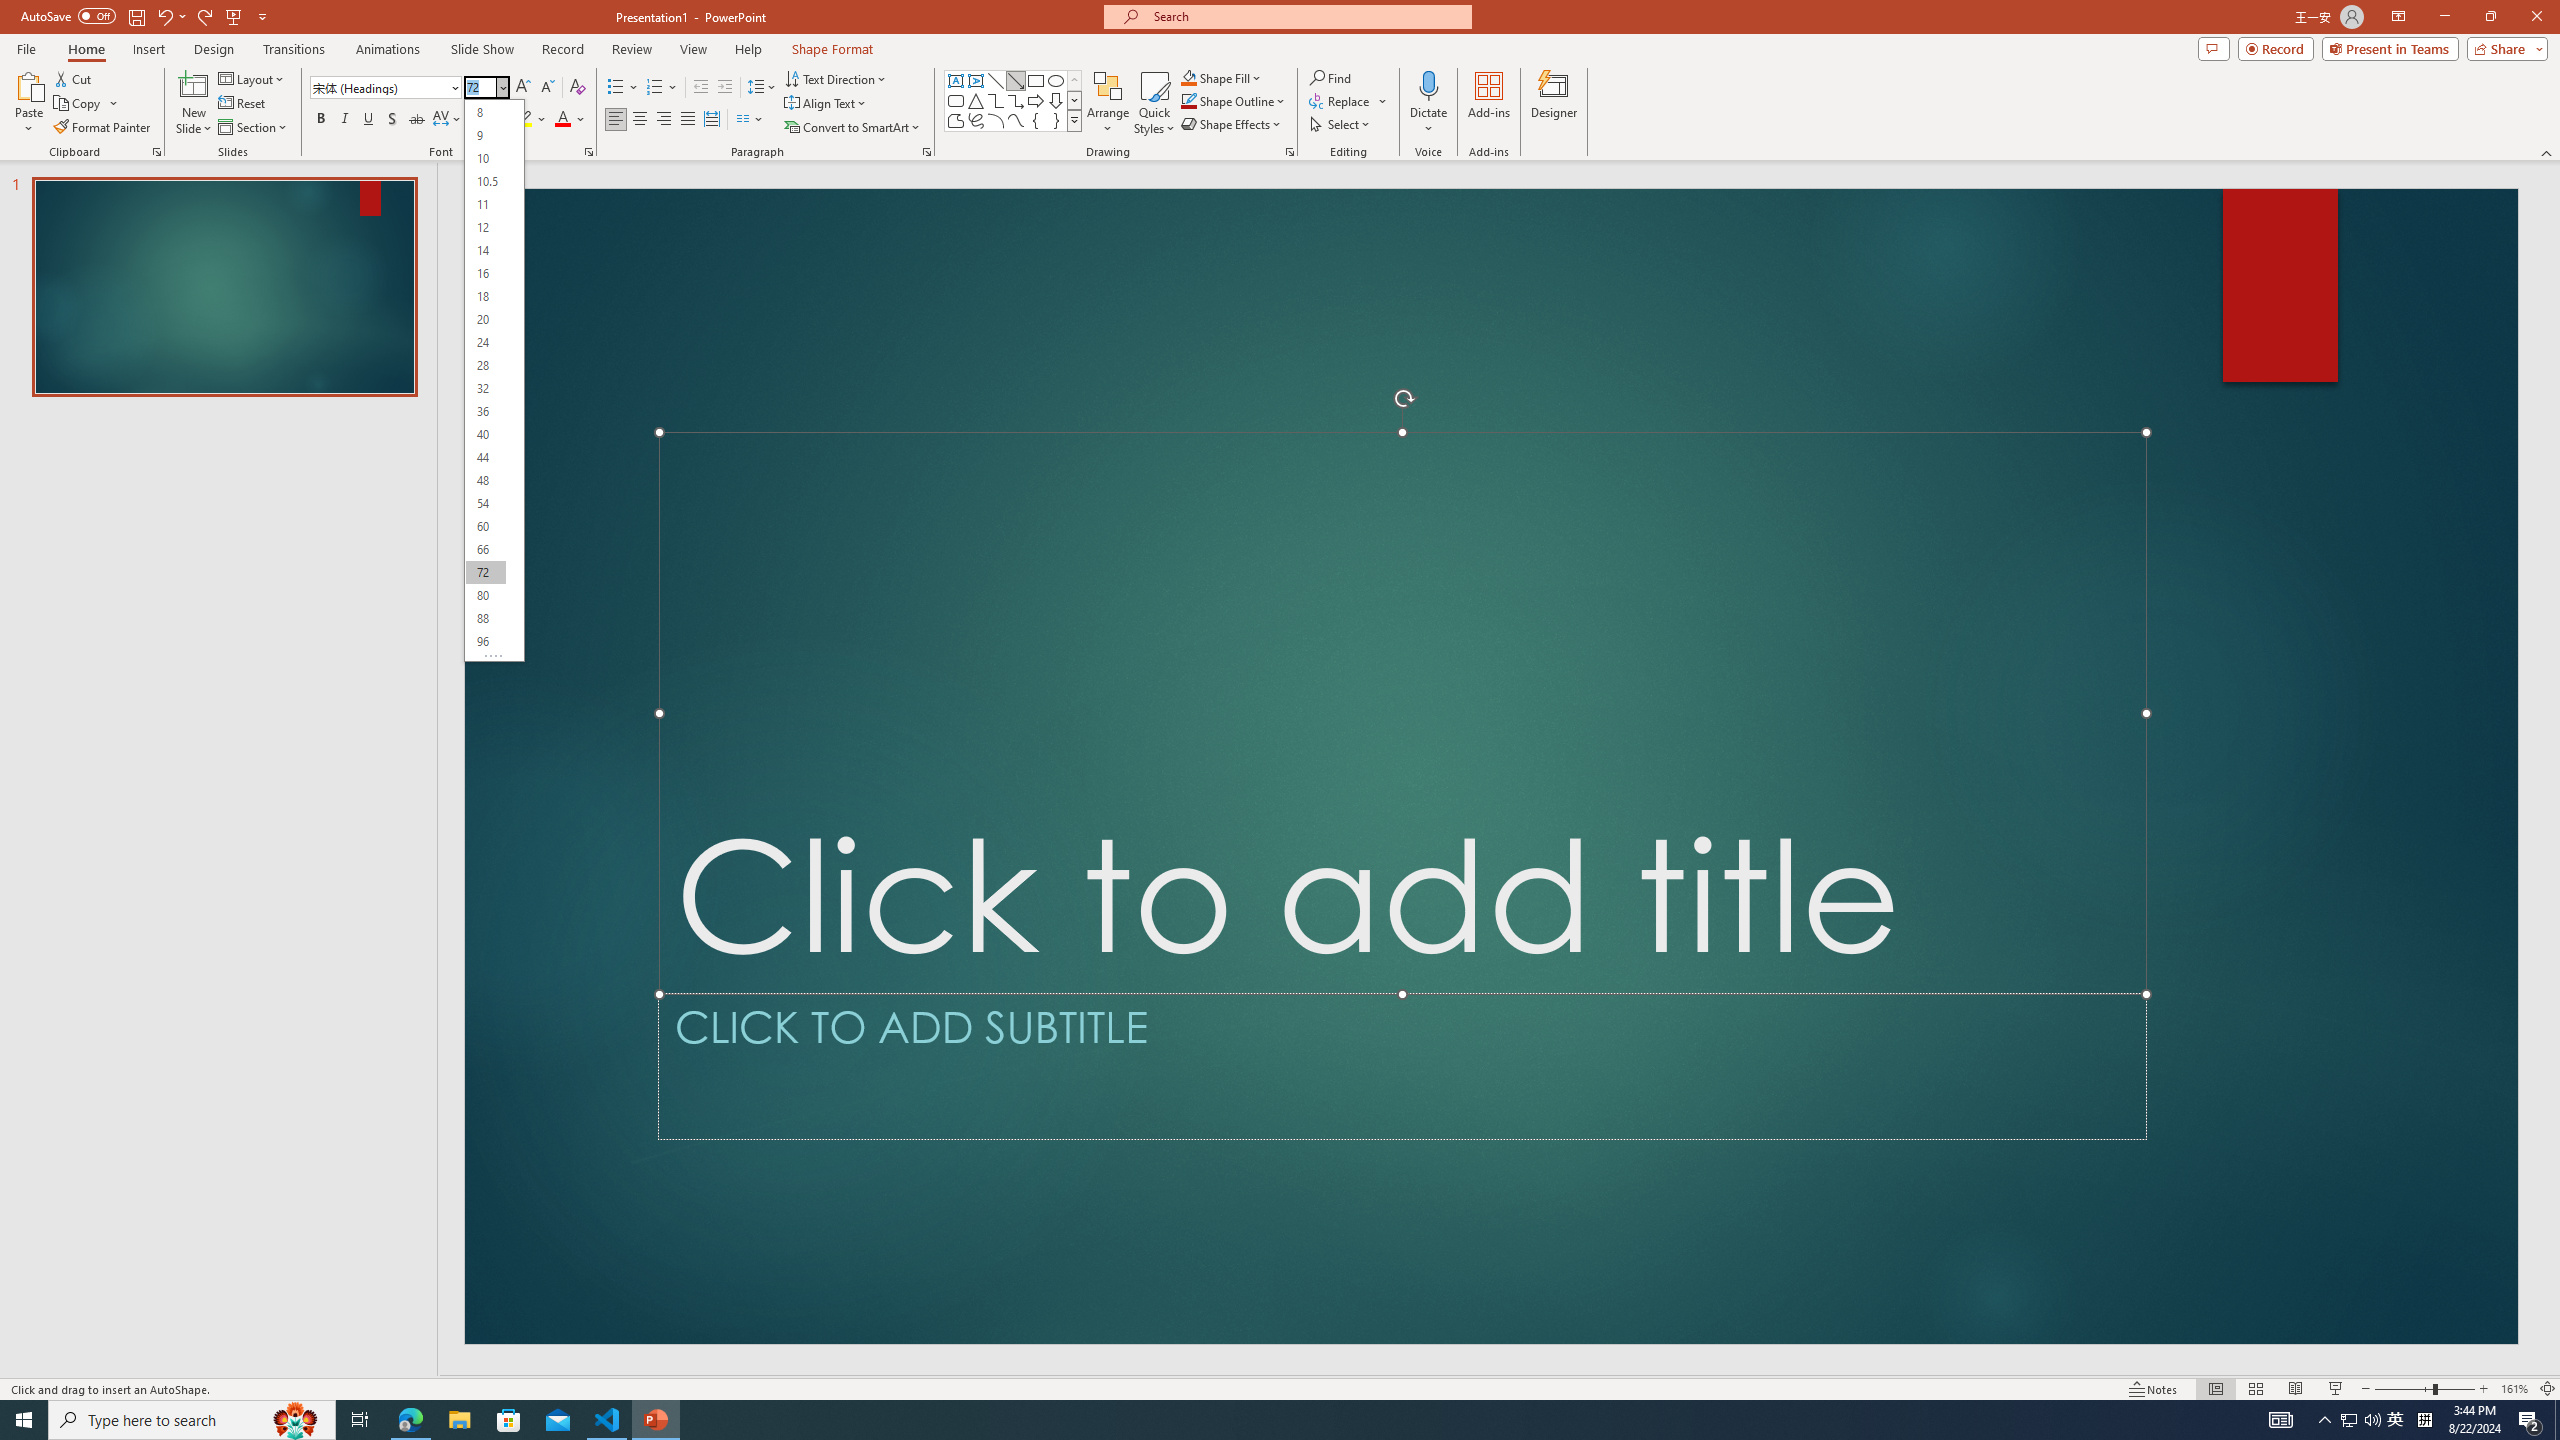 Image resolution: width=2560 pixels, height=1440 pixels. I want to click on '54', so click(485, 502).